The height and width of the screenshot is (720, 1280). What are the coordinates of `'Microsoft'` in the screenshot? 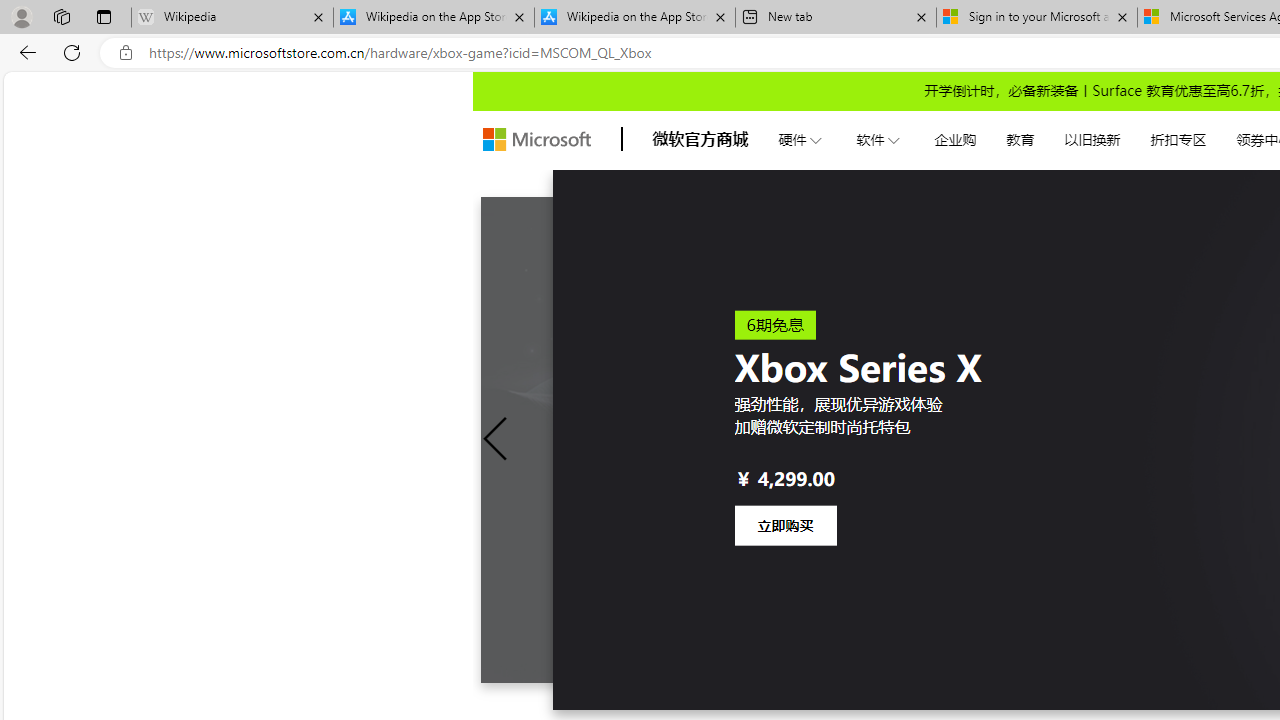 It's located at (536, 139).